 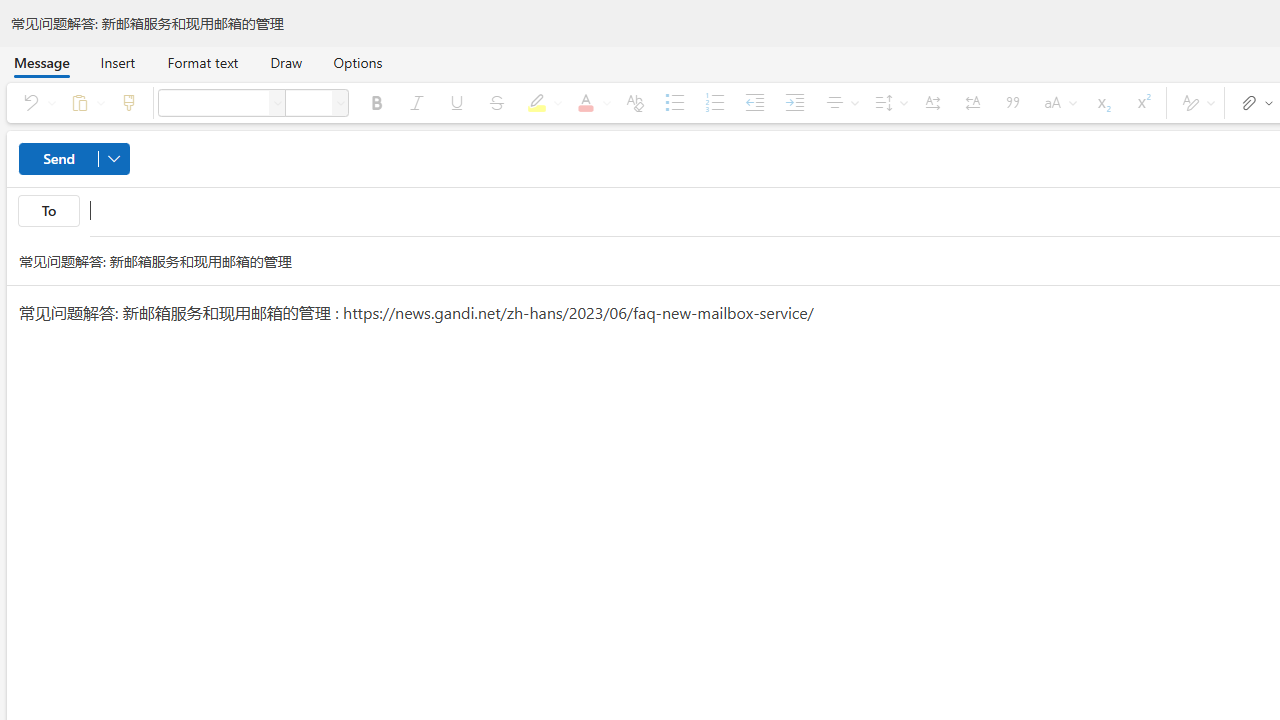 I want to click on 'Spacing', so click(x=887, y=102).